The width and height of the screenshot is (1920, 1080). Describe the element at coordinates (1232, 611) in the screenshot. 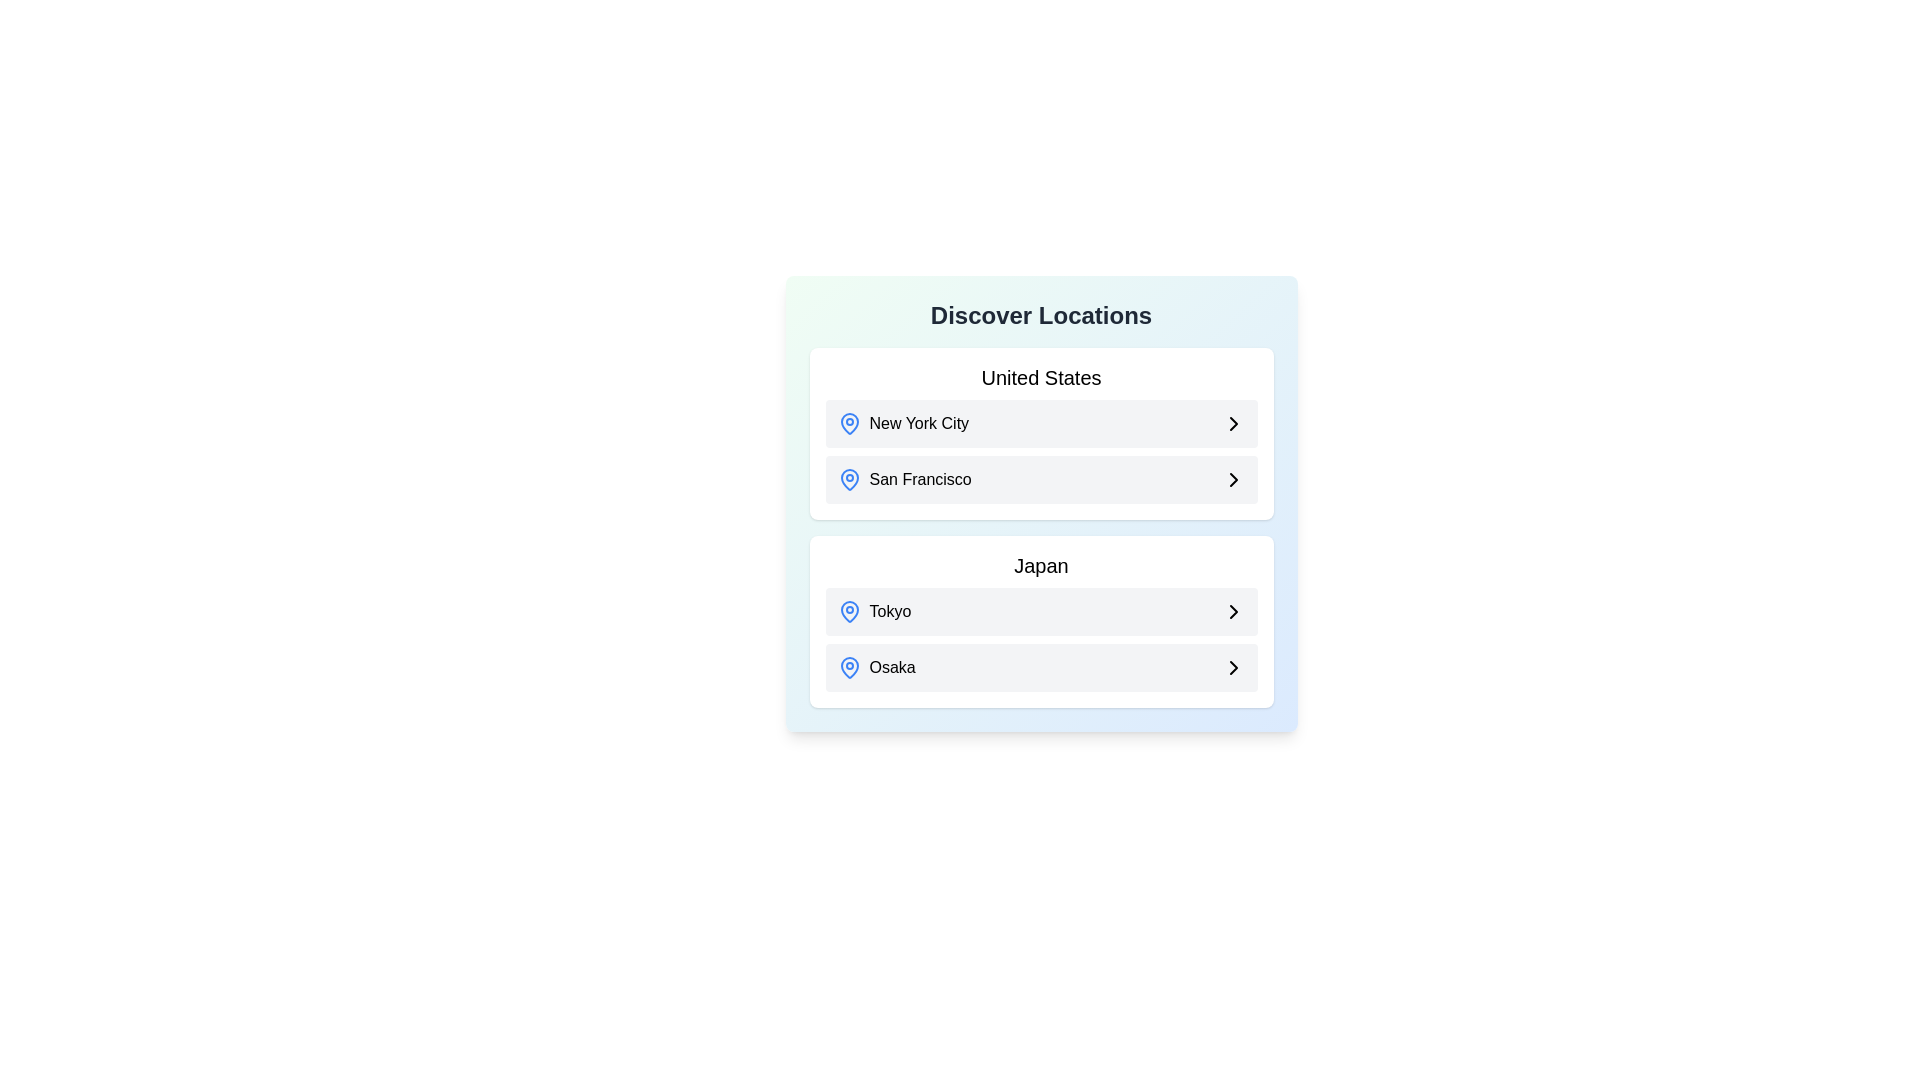

I see `the icon indicating further details for the 'Tokyo' option, which is positioned to the right of the 'Tokyo' label` at that location.